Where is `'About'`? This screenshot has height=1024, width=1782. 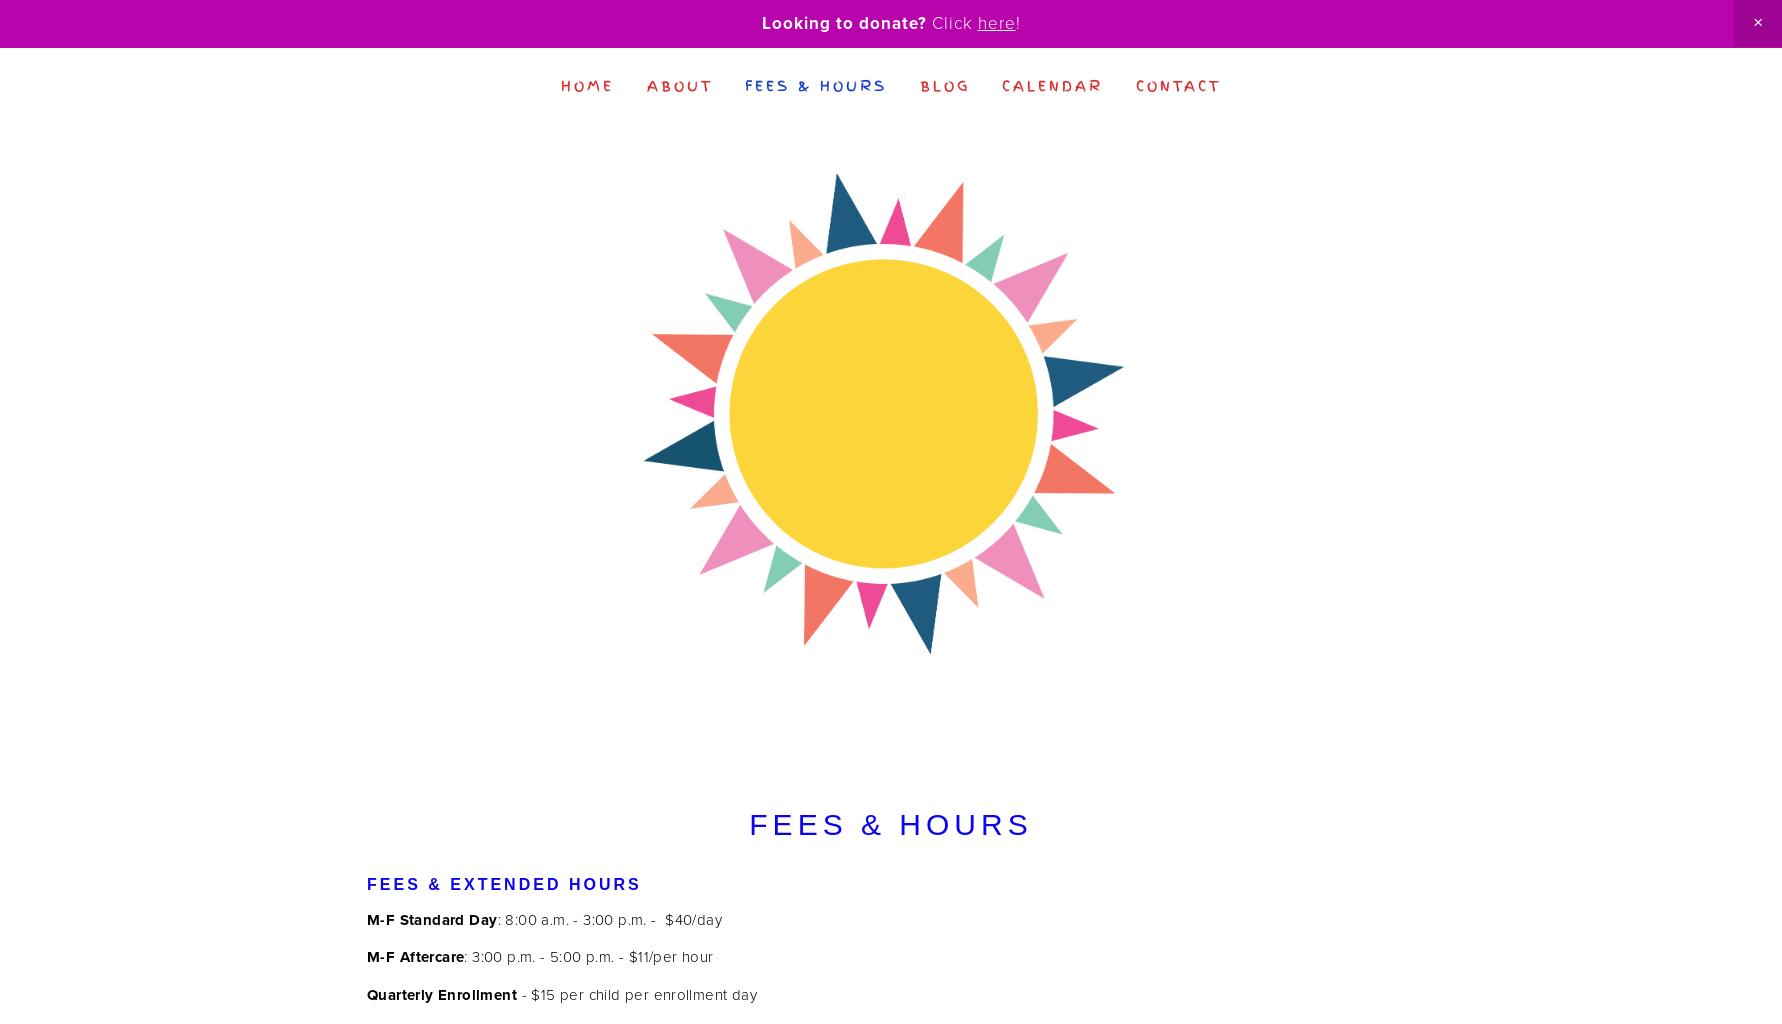
'About' is located at coordinates (644, 83).